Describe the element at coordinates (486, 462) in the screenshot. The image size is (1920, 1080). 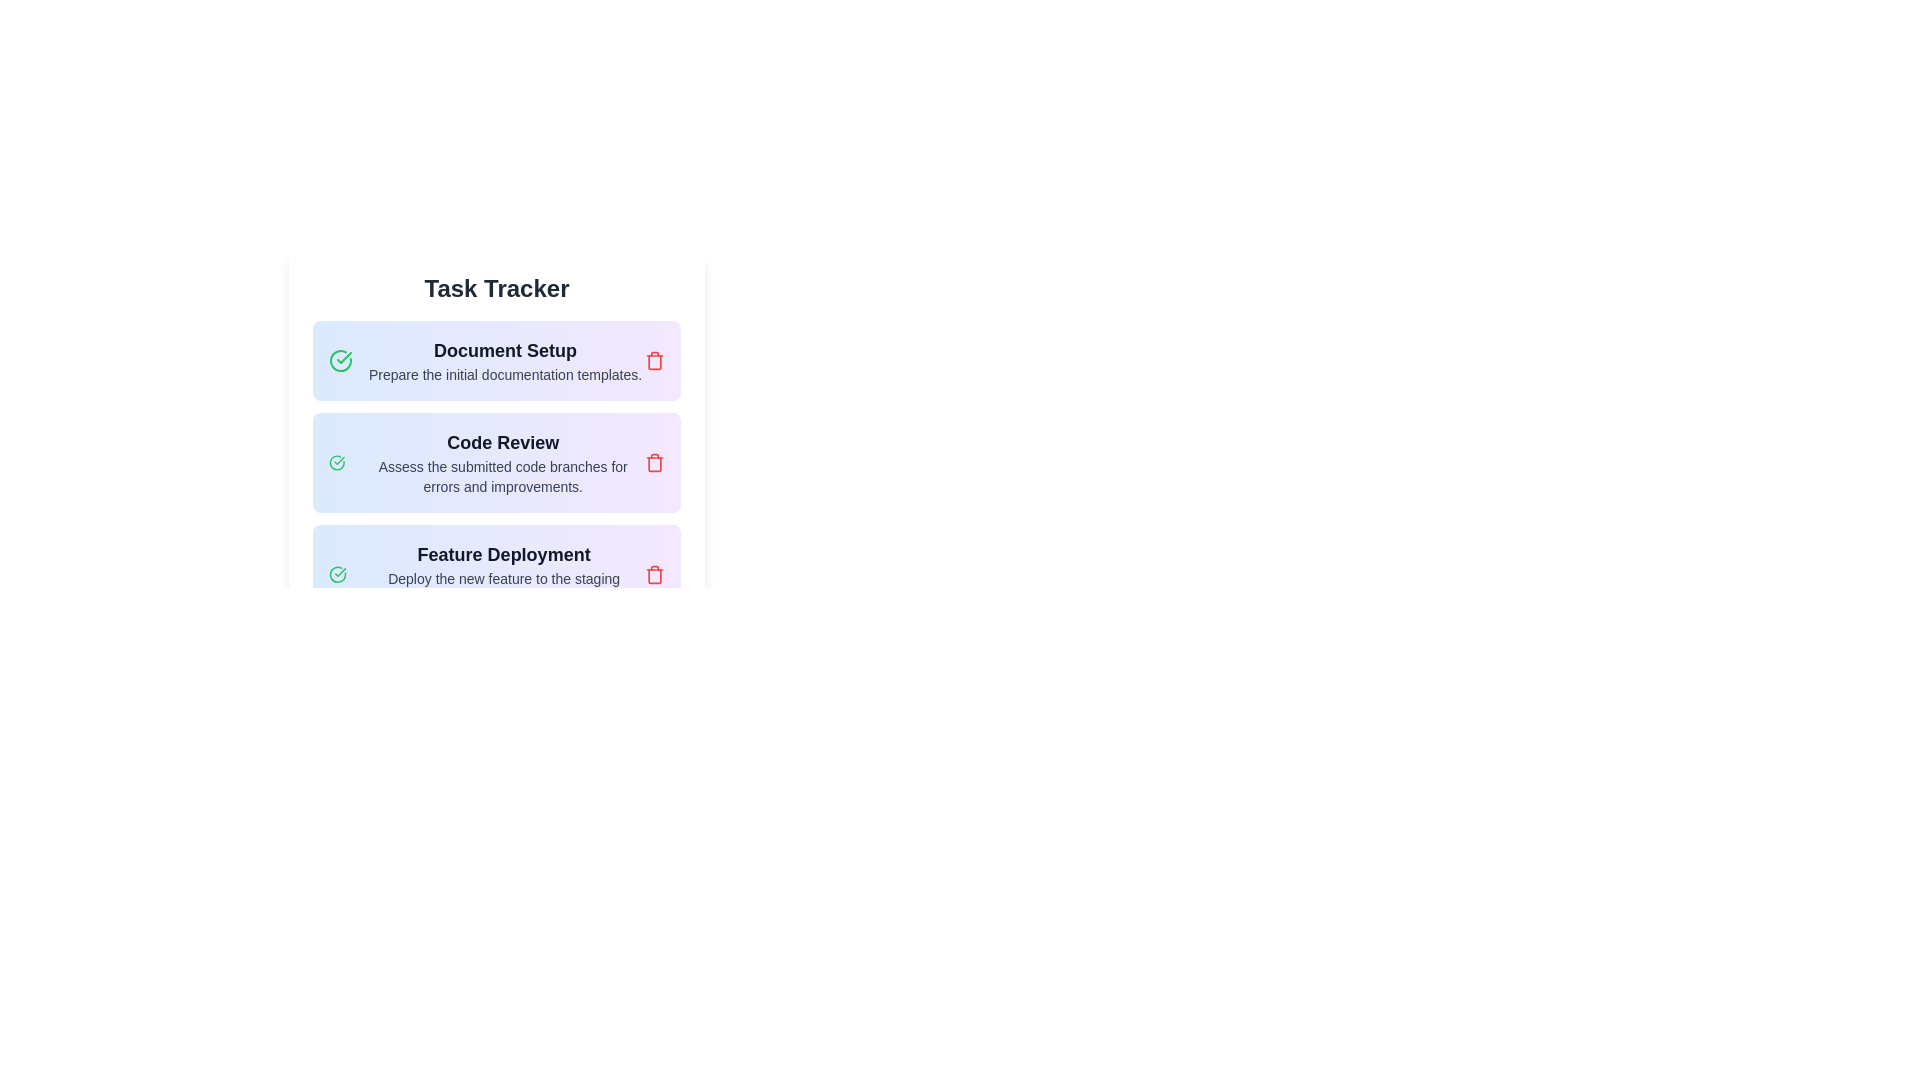
I see `task description for the 'Code Review' task card located in the second row of the task list under the 'Task Tracker' header` at that location.